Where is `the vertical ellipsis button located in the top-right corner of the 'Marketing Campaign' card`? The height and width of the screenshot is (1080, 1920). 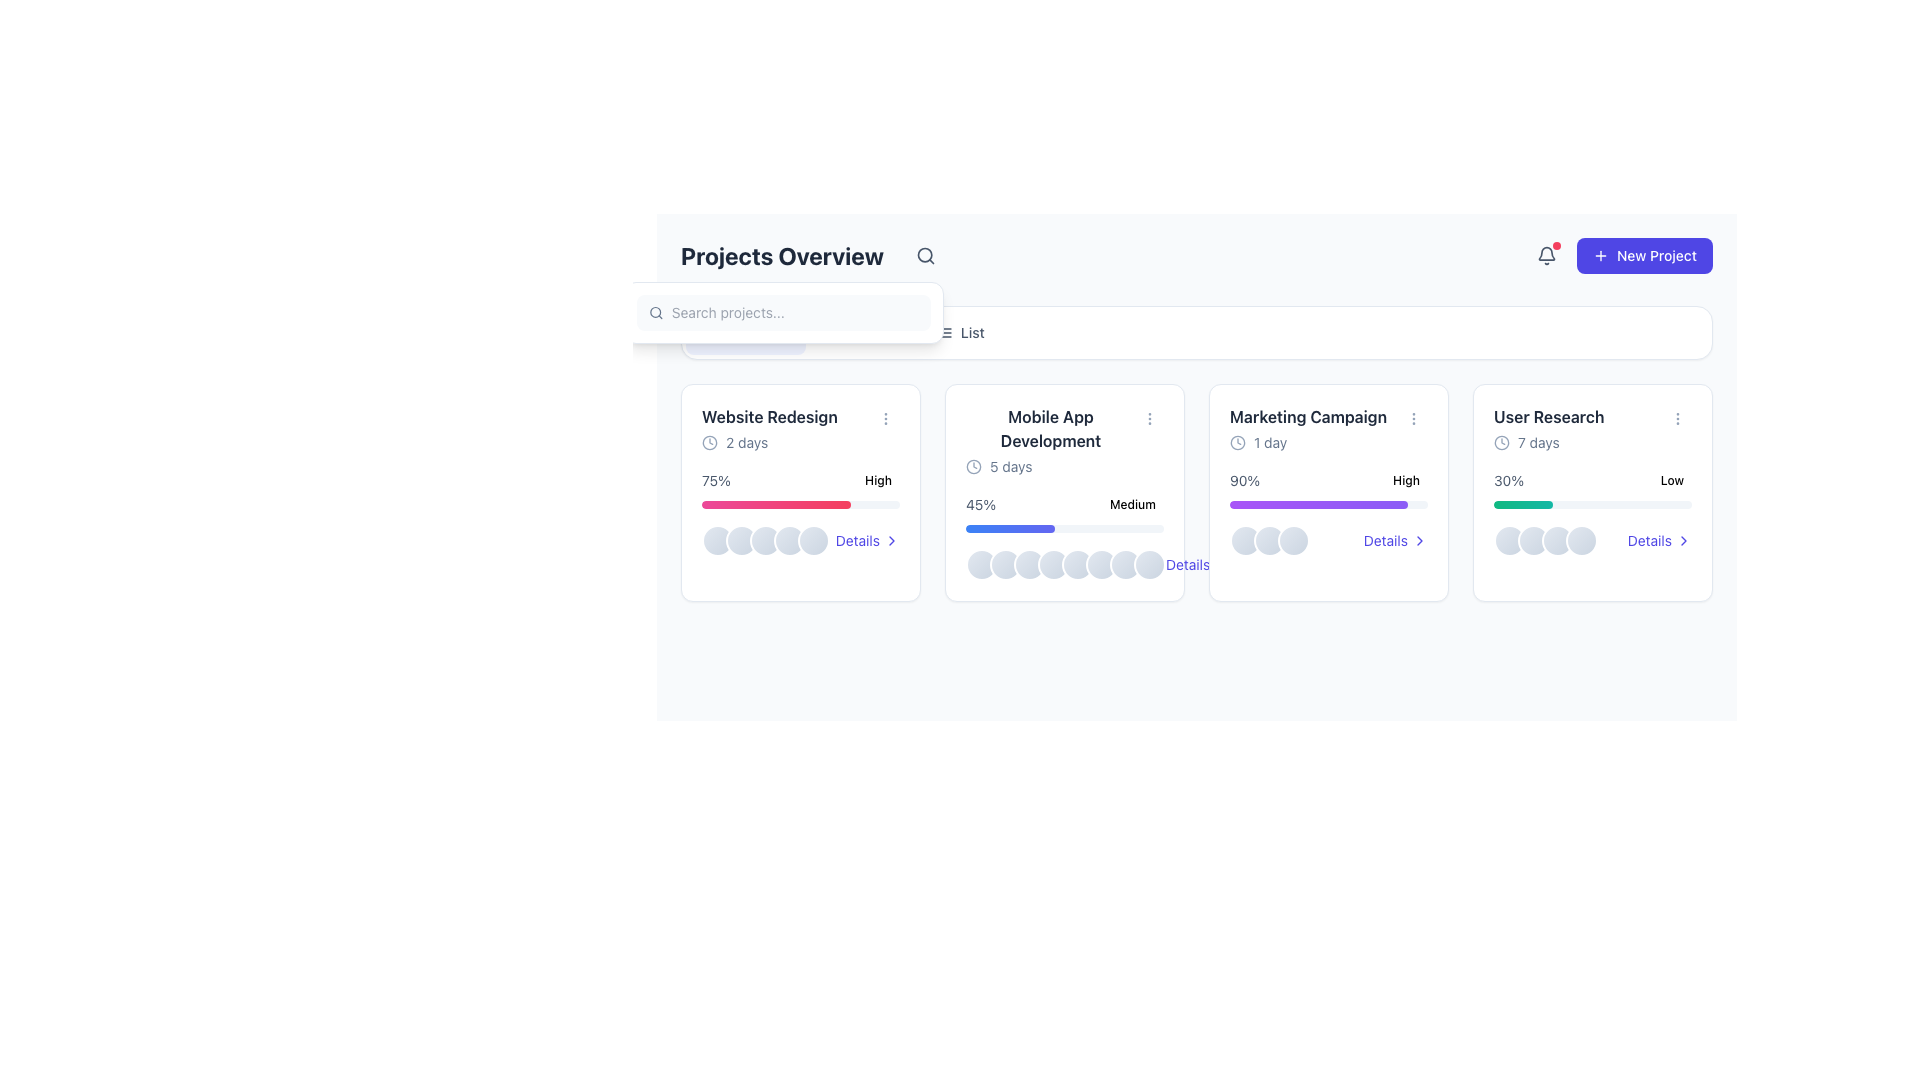
the vertical ellipsis button located in the top-right corner of the 'Marketing Campaign' card is located at coordinates (1413, 418).